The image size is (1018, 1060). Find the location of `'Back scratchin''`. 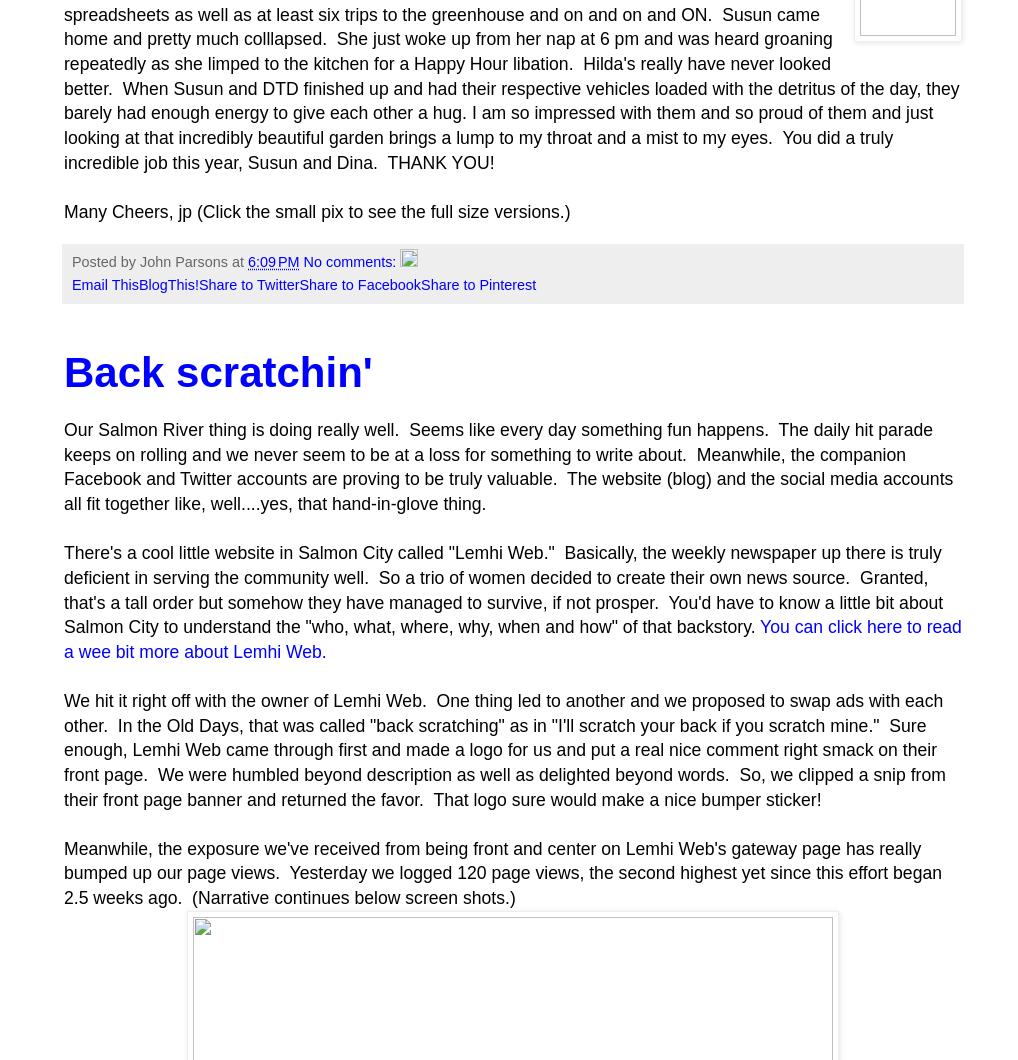

'Back scratchin'' is located at coordinates (64, 371).